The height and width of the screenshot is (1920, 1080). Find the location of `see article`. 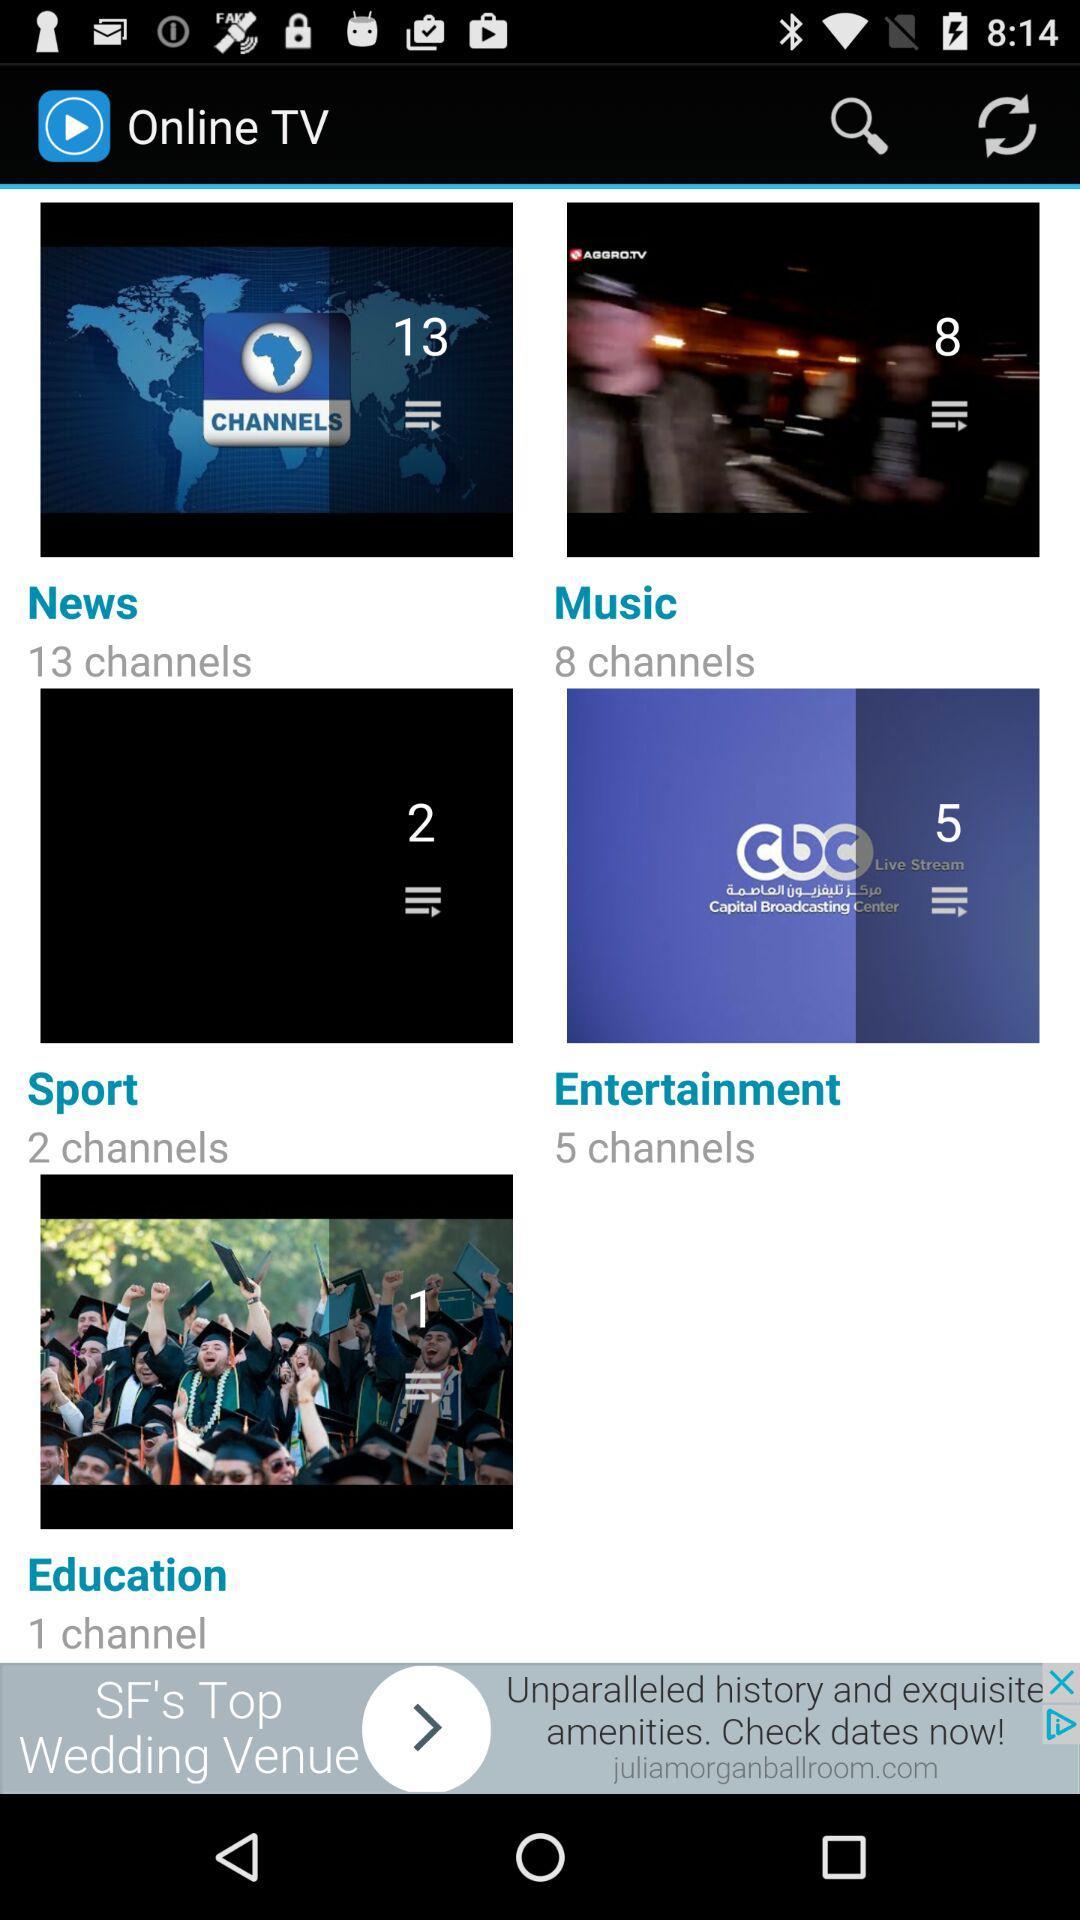

see article is located at coordinates (540, 1727).